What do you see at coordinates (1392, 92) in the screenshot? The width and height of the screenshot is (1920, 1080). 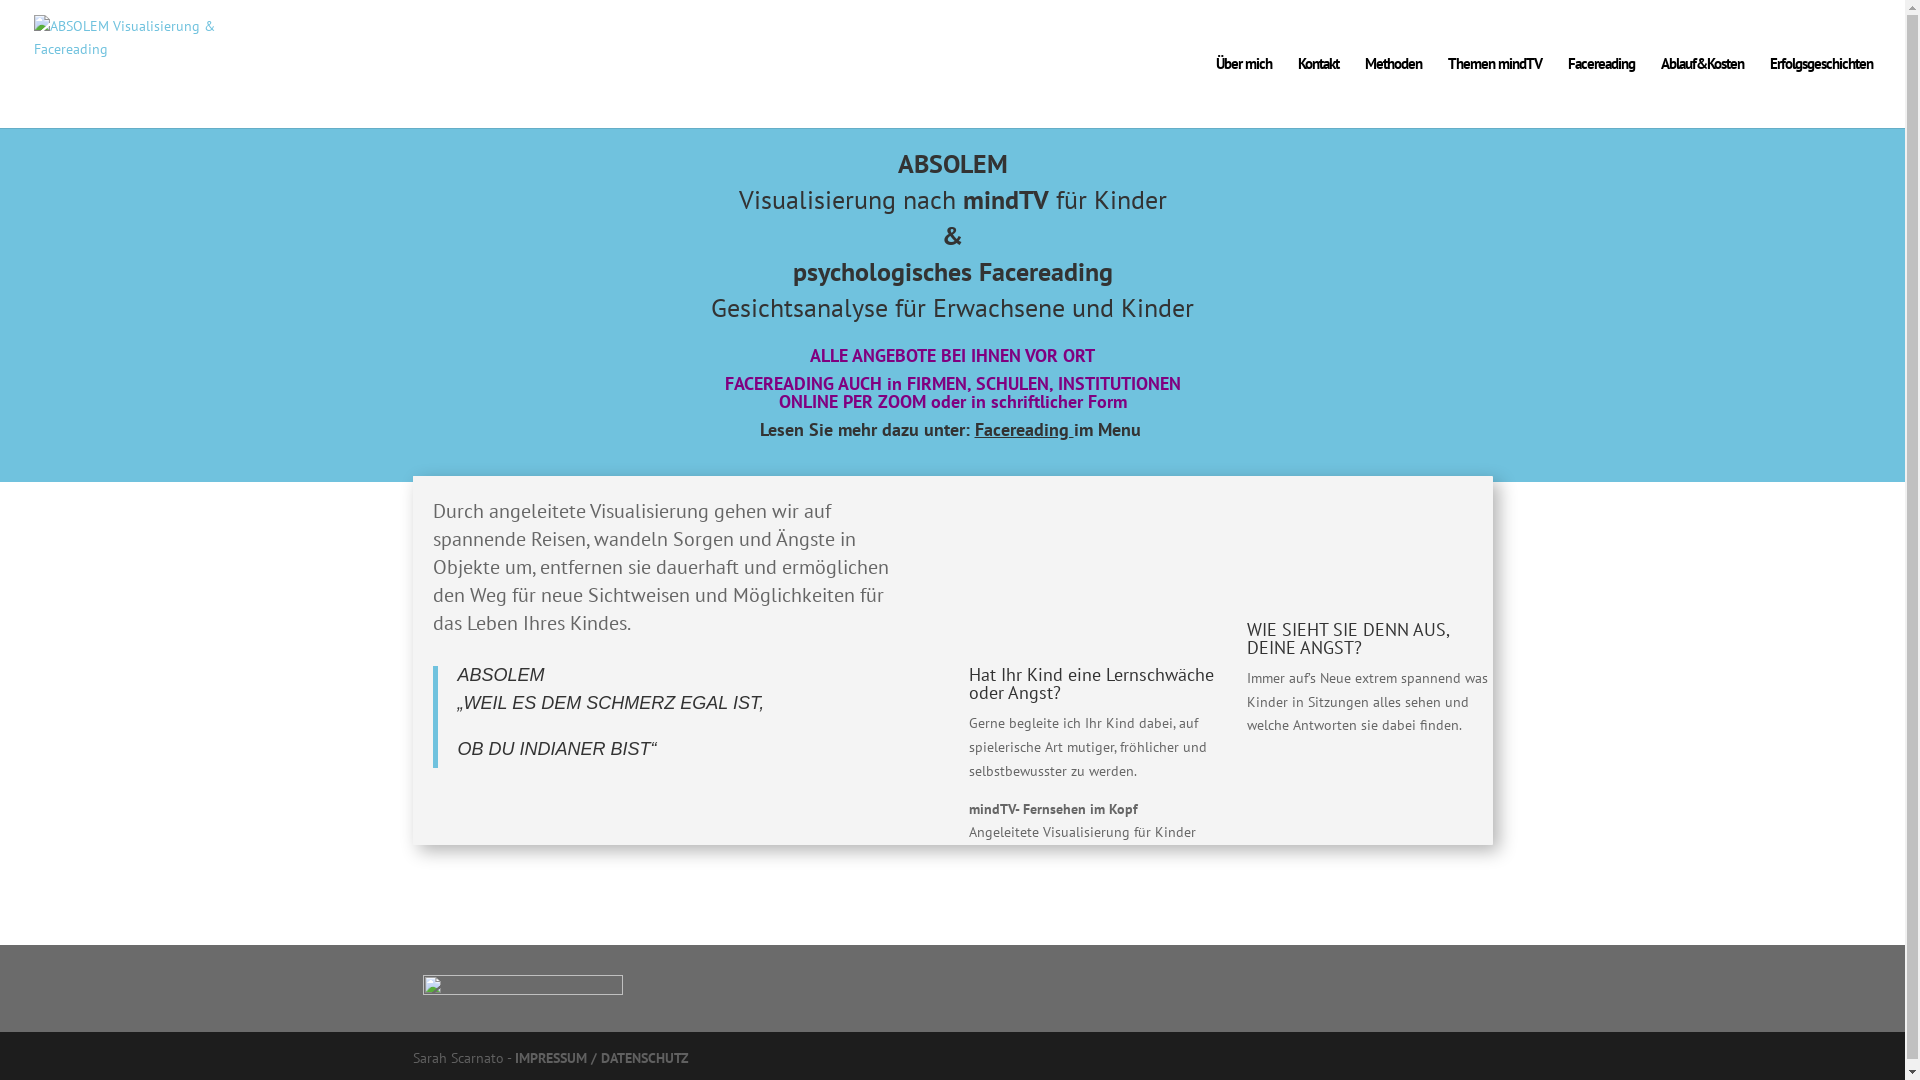 I see `'Methoden'` at bounding box center [1392, 92].